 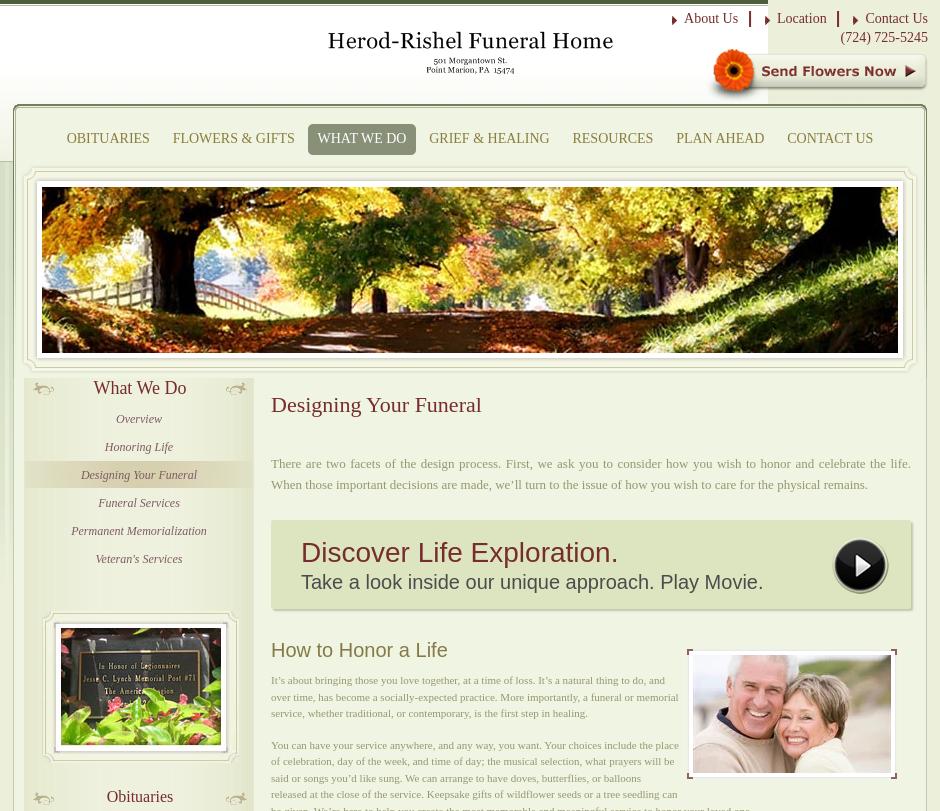 What do you see at coordinates (474, 695) in the screenshot?
I see `'It’s about bringing those you love together, at a time of loss. It’s a natural thing to do, and over time, has become a socially-expected practice. More importantly, a funeral or memorial service, whether traditional, or contemporary, is the first step in healing.'` at bounding box center [474, 695].